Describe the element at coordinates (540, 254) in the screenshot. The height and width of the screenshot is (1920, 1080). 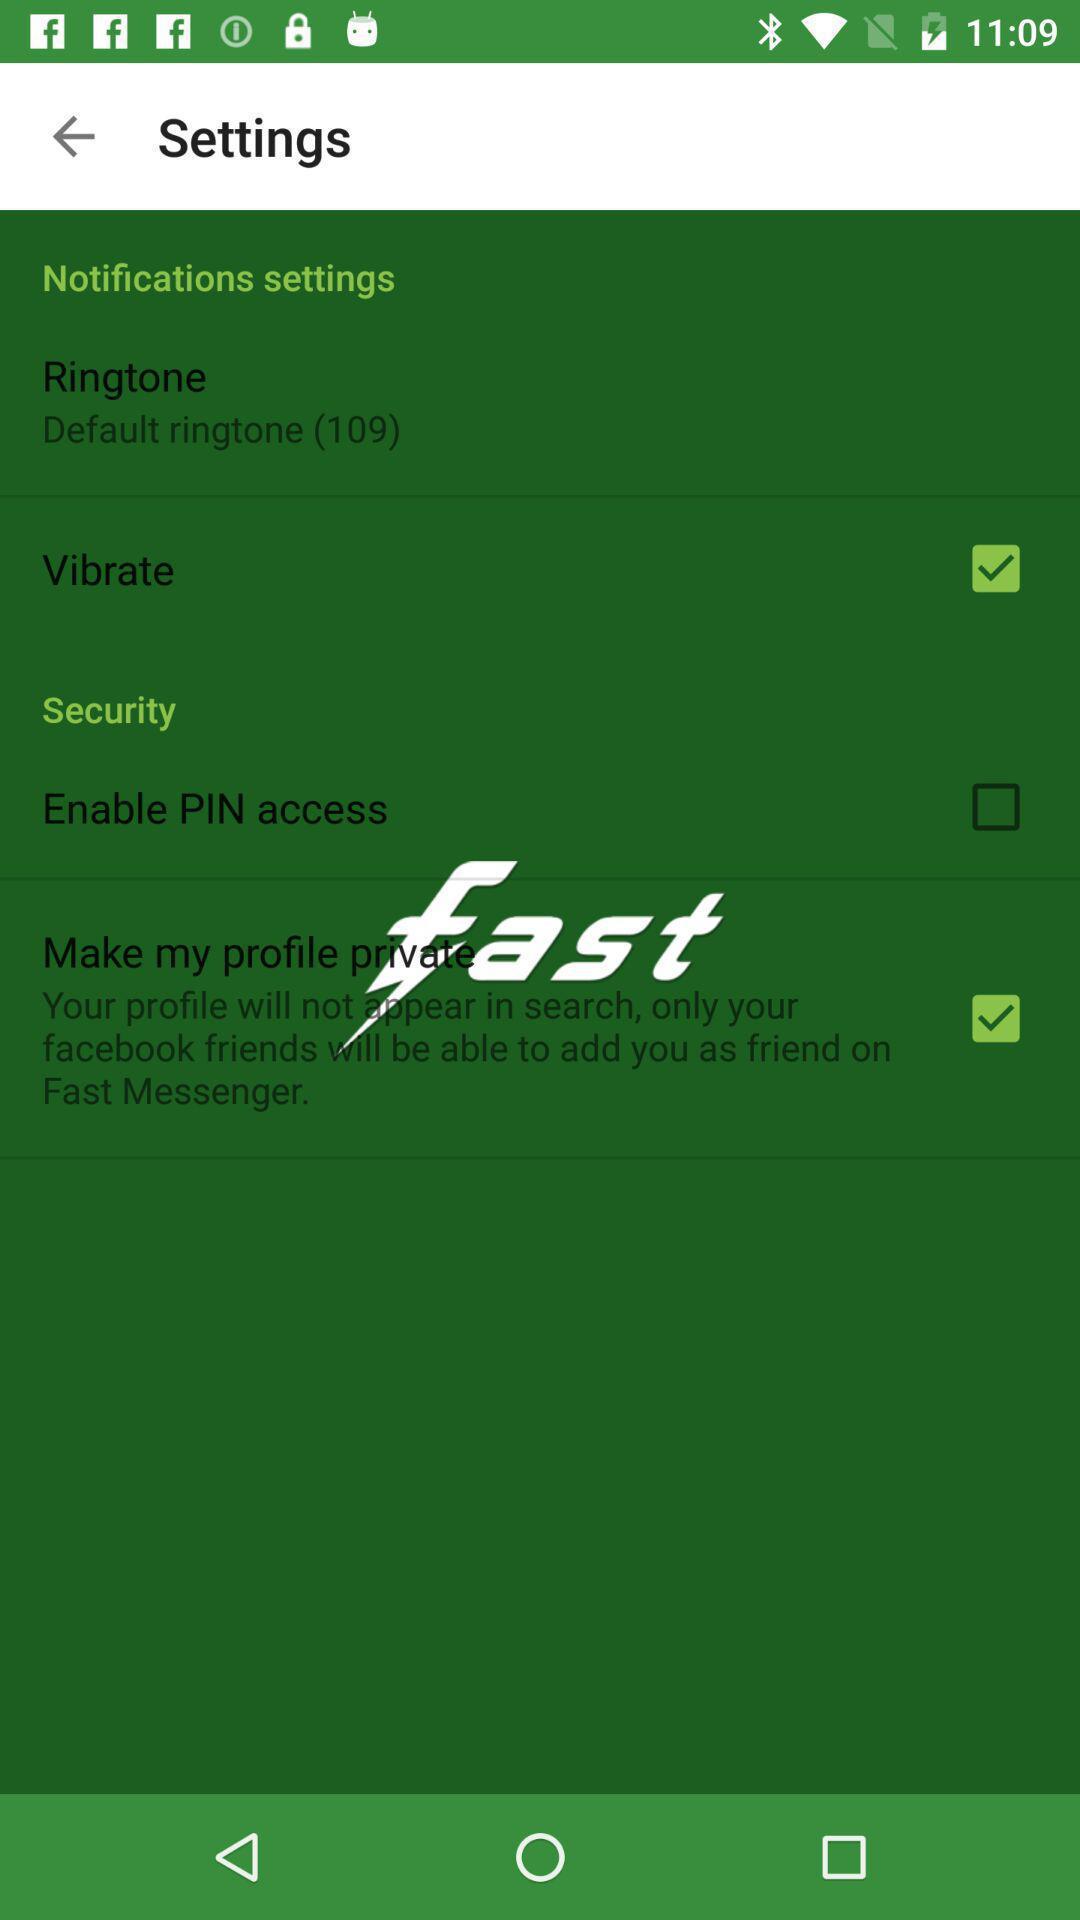
I see `the notifications settings item` at that location.